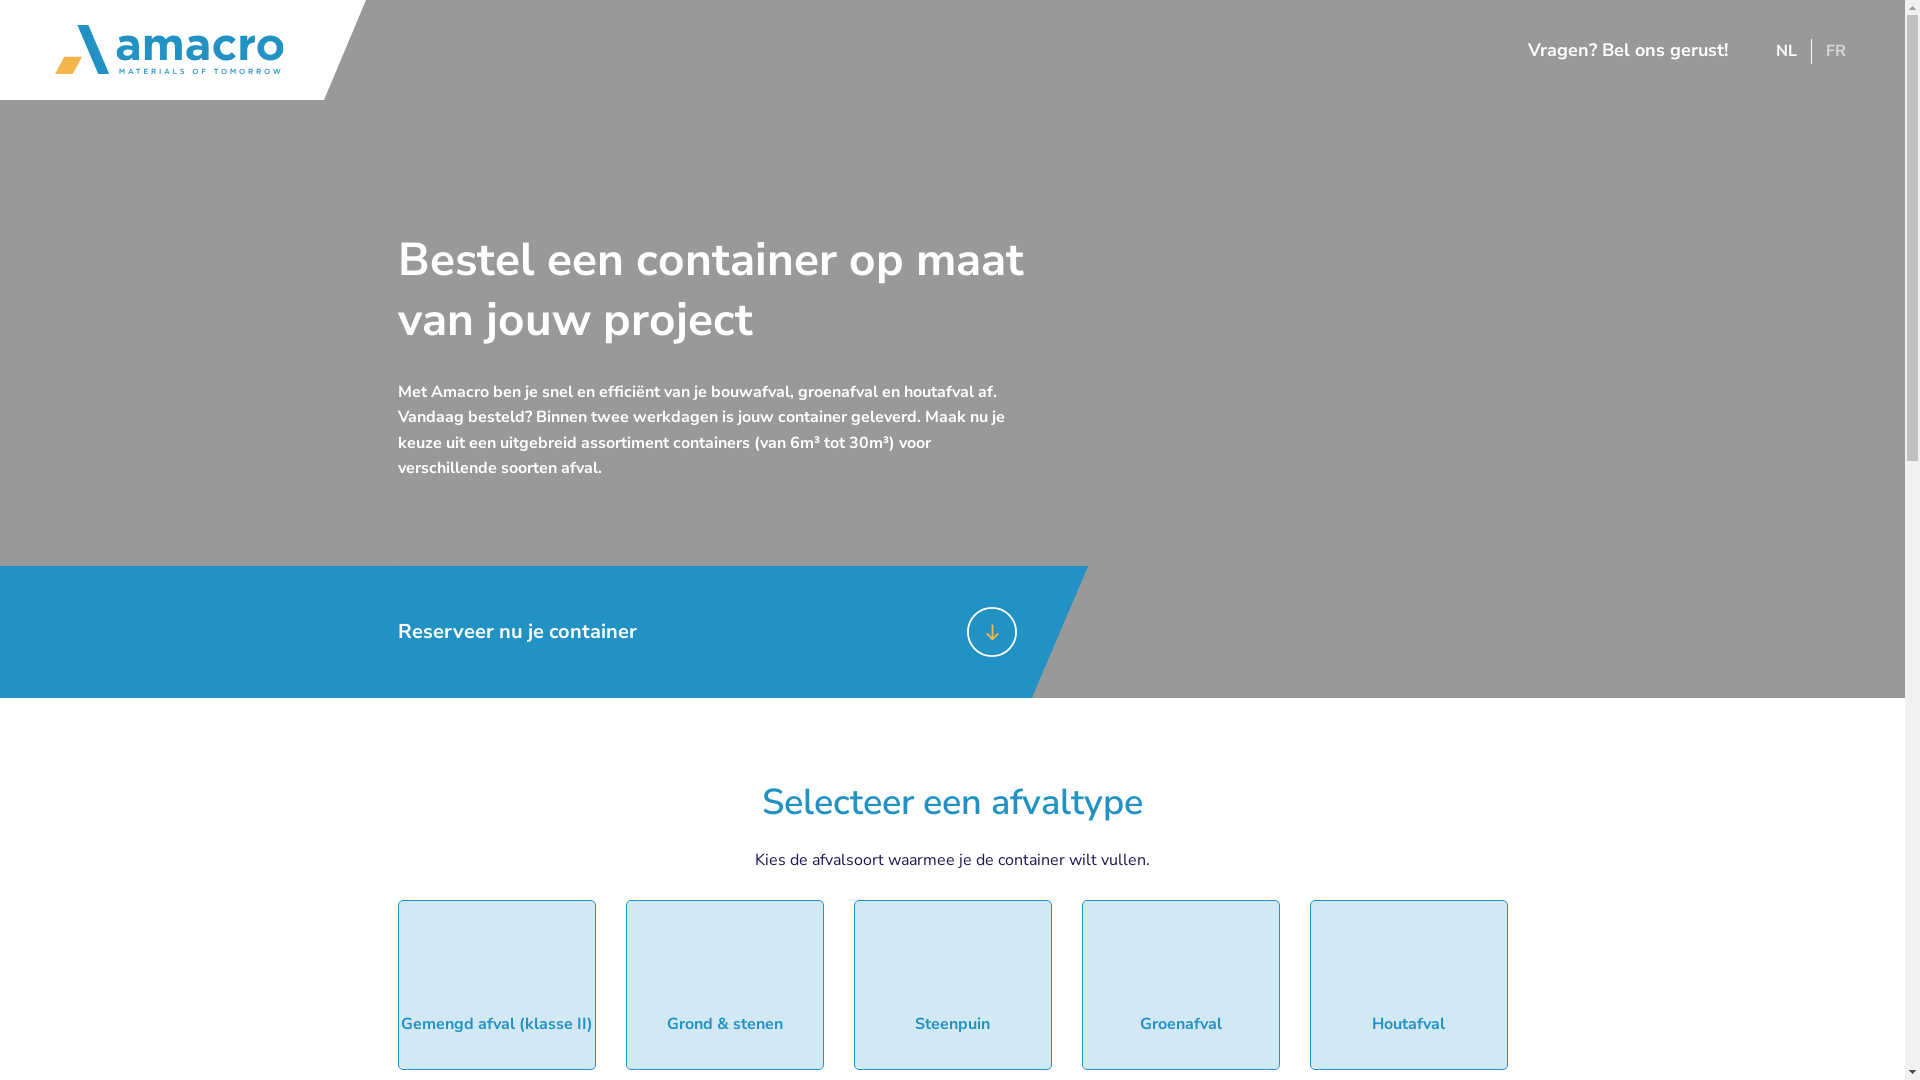 The height and width of the screenshot is (1080, 1920). Describe the element at coordinates (398, 632) in the screenshot. I see `'Reserveer nu je container'` at that location.